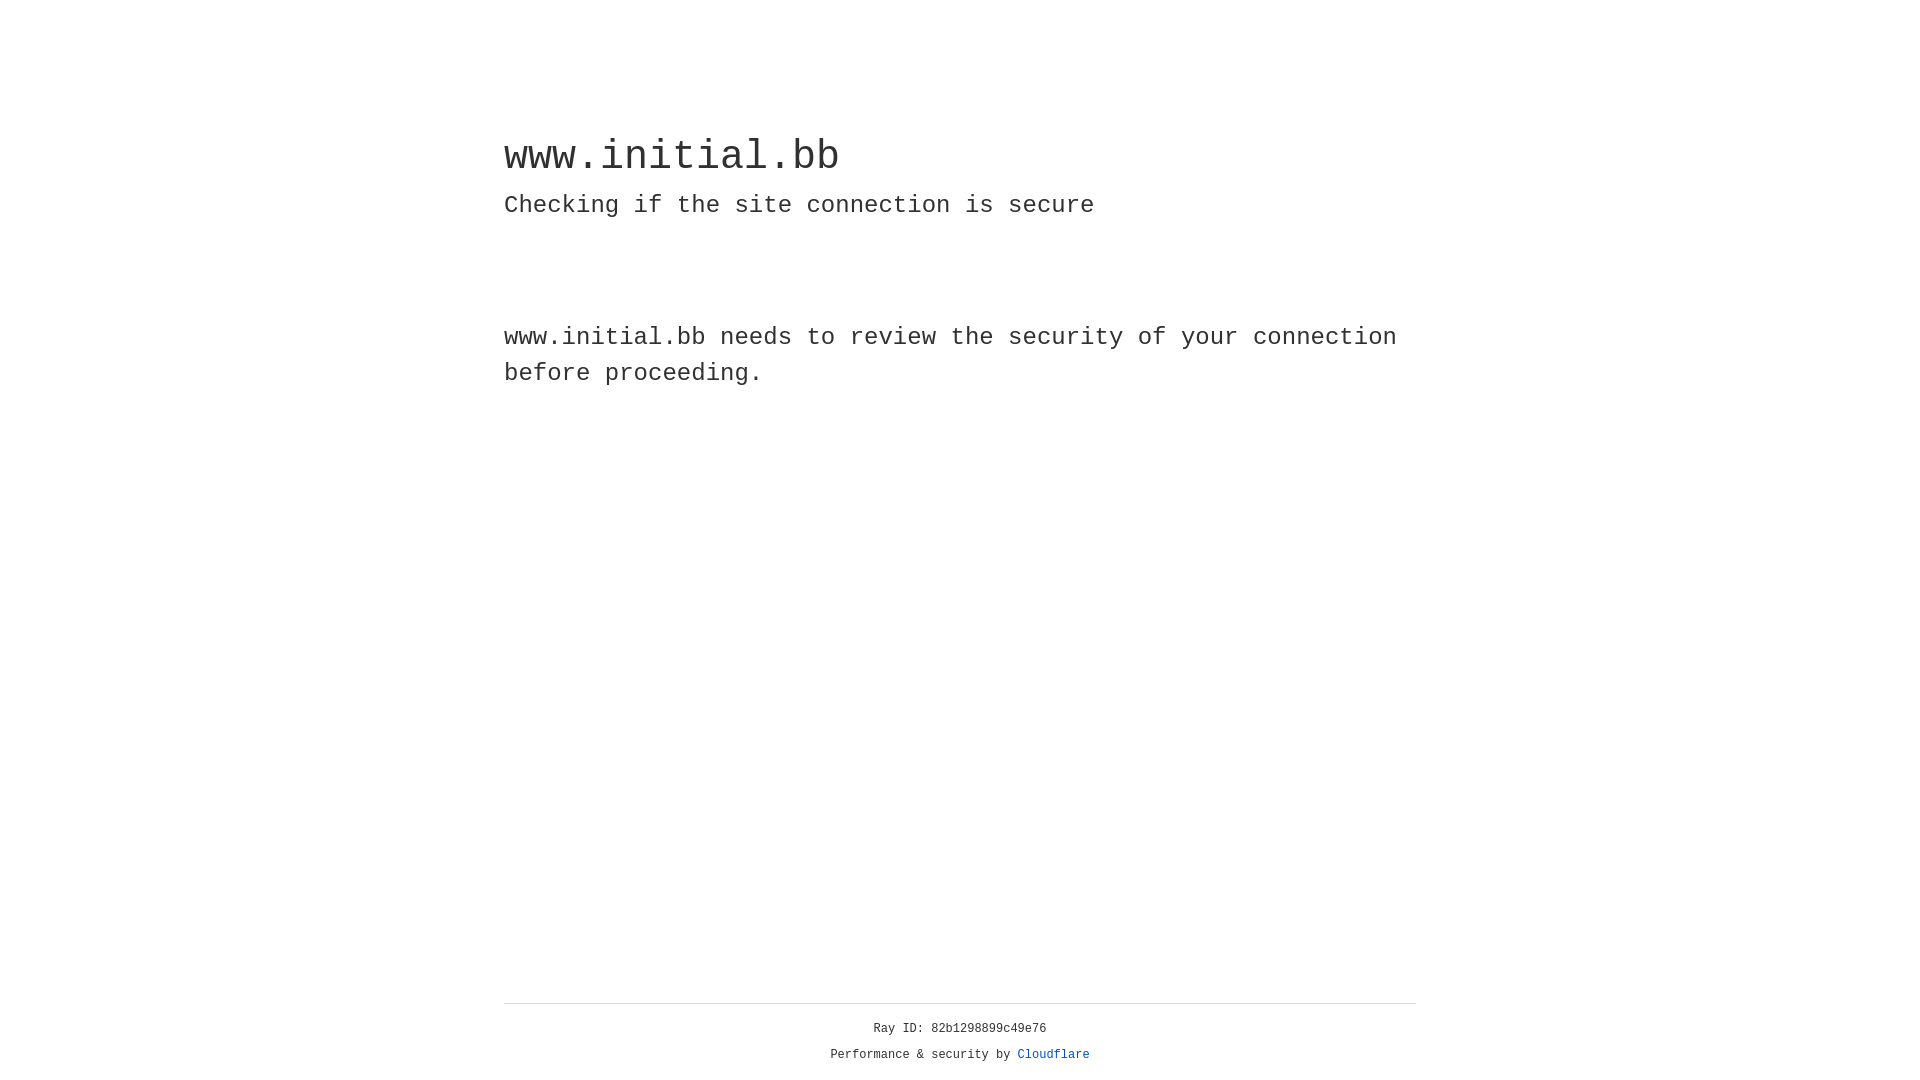  What do you see at coordinates (1053, 1054) in the screenshot?
I see `'Cloudflare'` at bounding box center [1053, 1054].